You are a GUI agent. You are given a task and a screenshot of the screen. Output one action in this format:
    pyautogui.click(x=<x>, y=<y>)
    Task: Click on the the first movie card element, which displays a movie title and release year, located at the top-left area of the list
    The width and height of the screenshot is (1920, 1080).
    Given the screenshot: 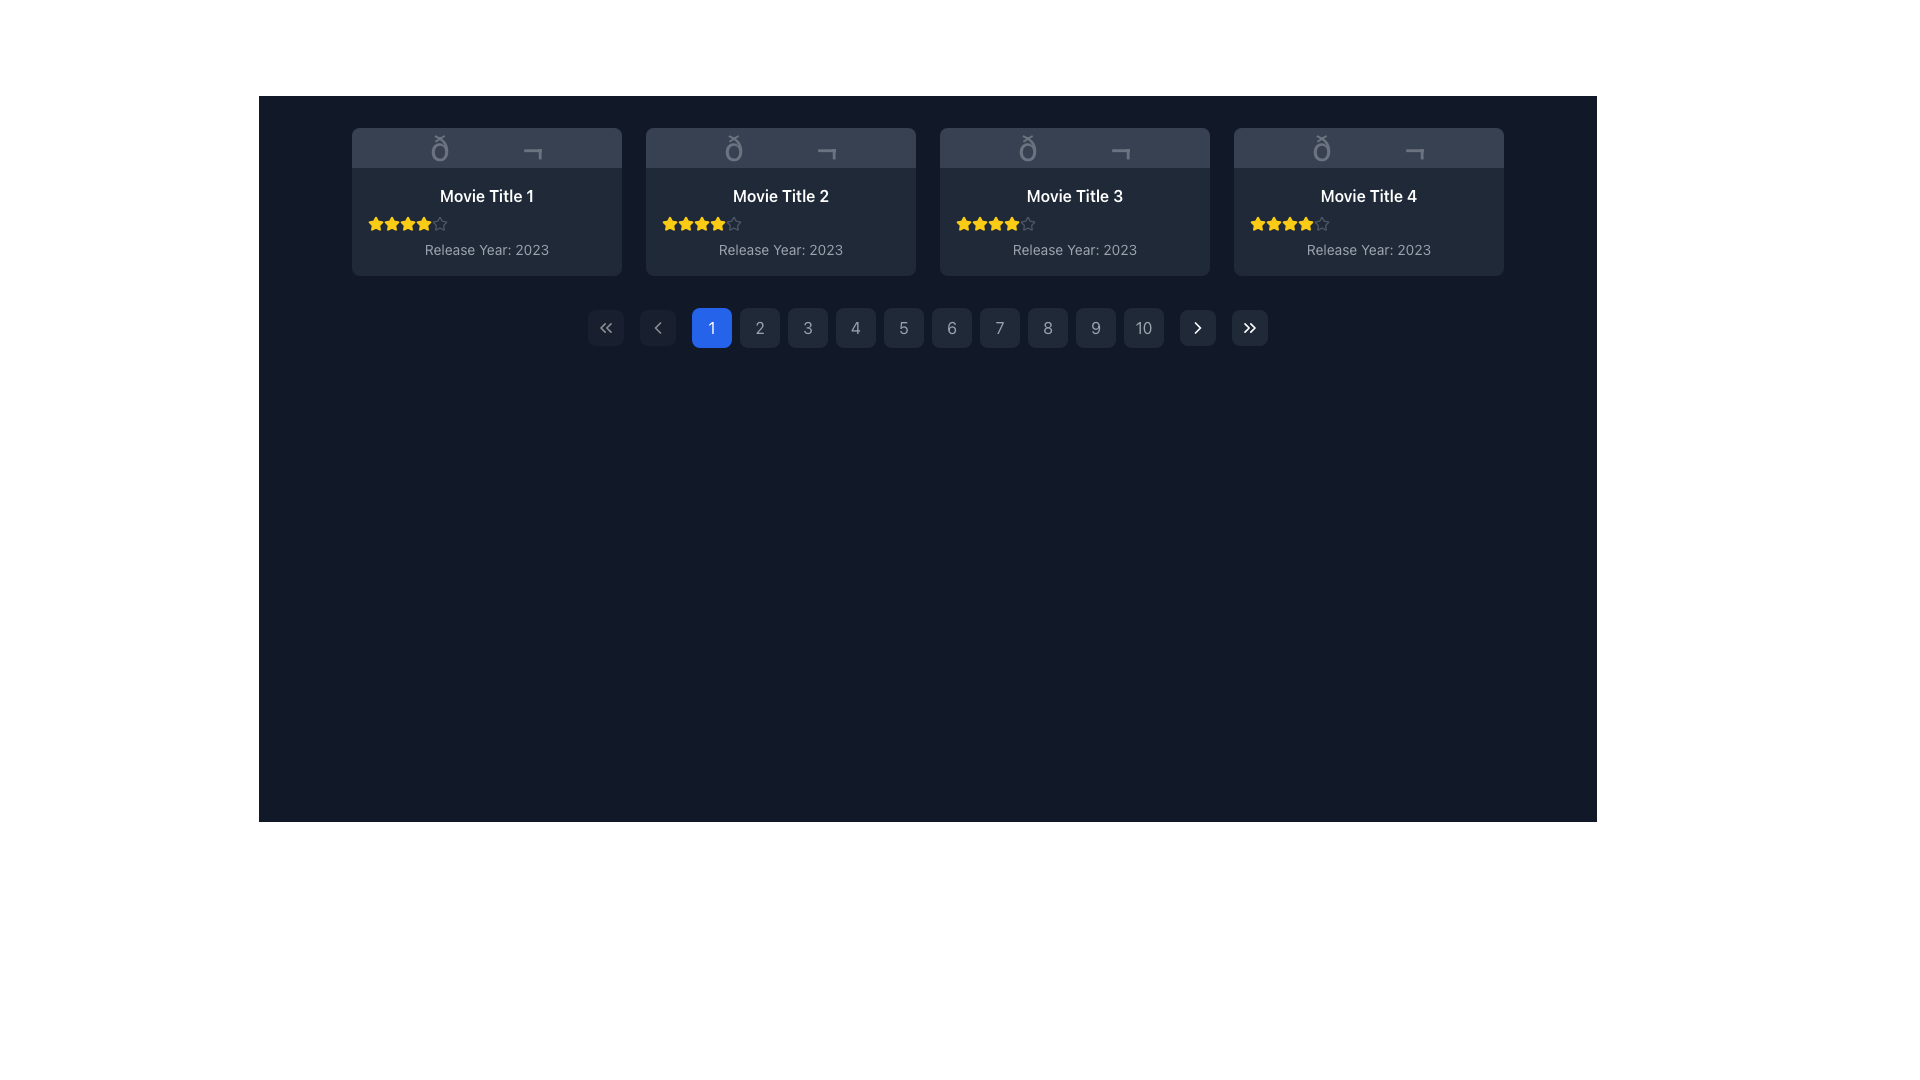 What is the action you would take?
    pyautogui.click(x=486, y=222)
    